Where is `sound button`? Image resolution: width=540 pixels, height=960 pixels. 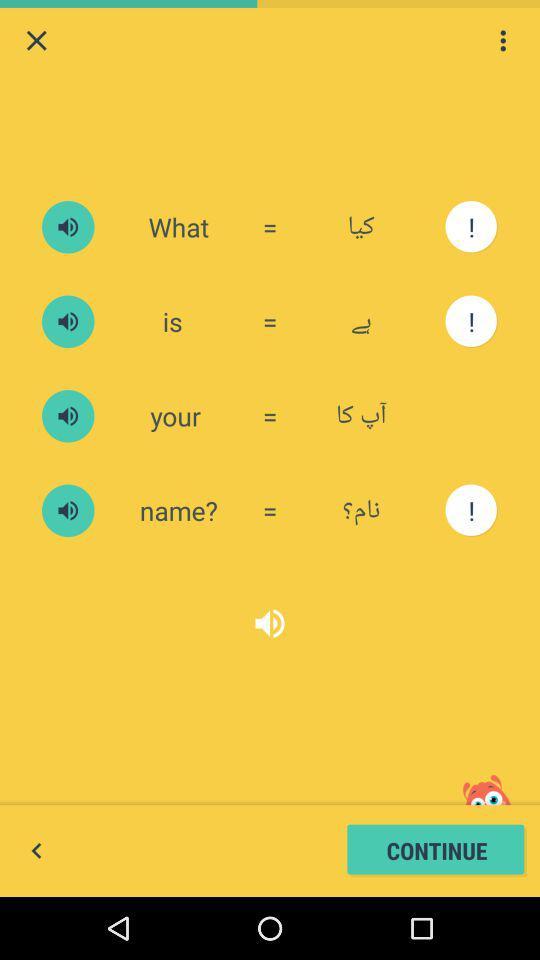 sound button is located at coordinates (67, 509).